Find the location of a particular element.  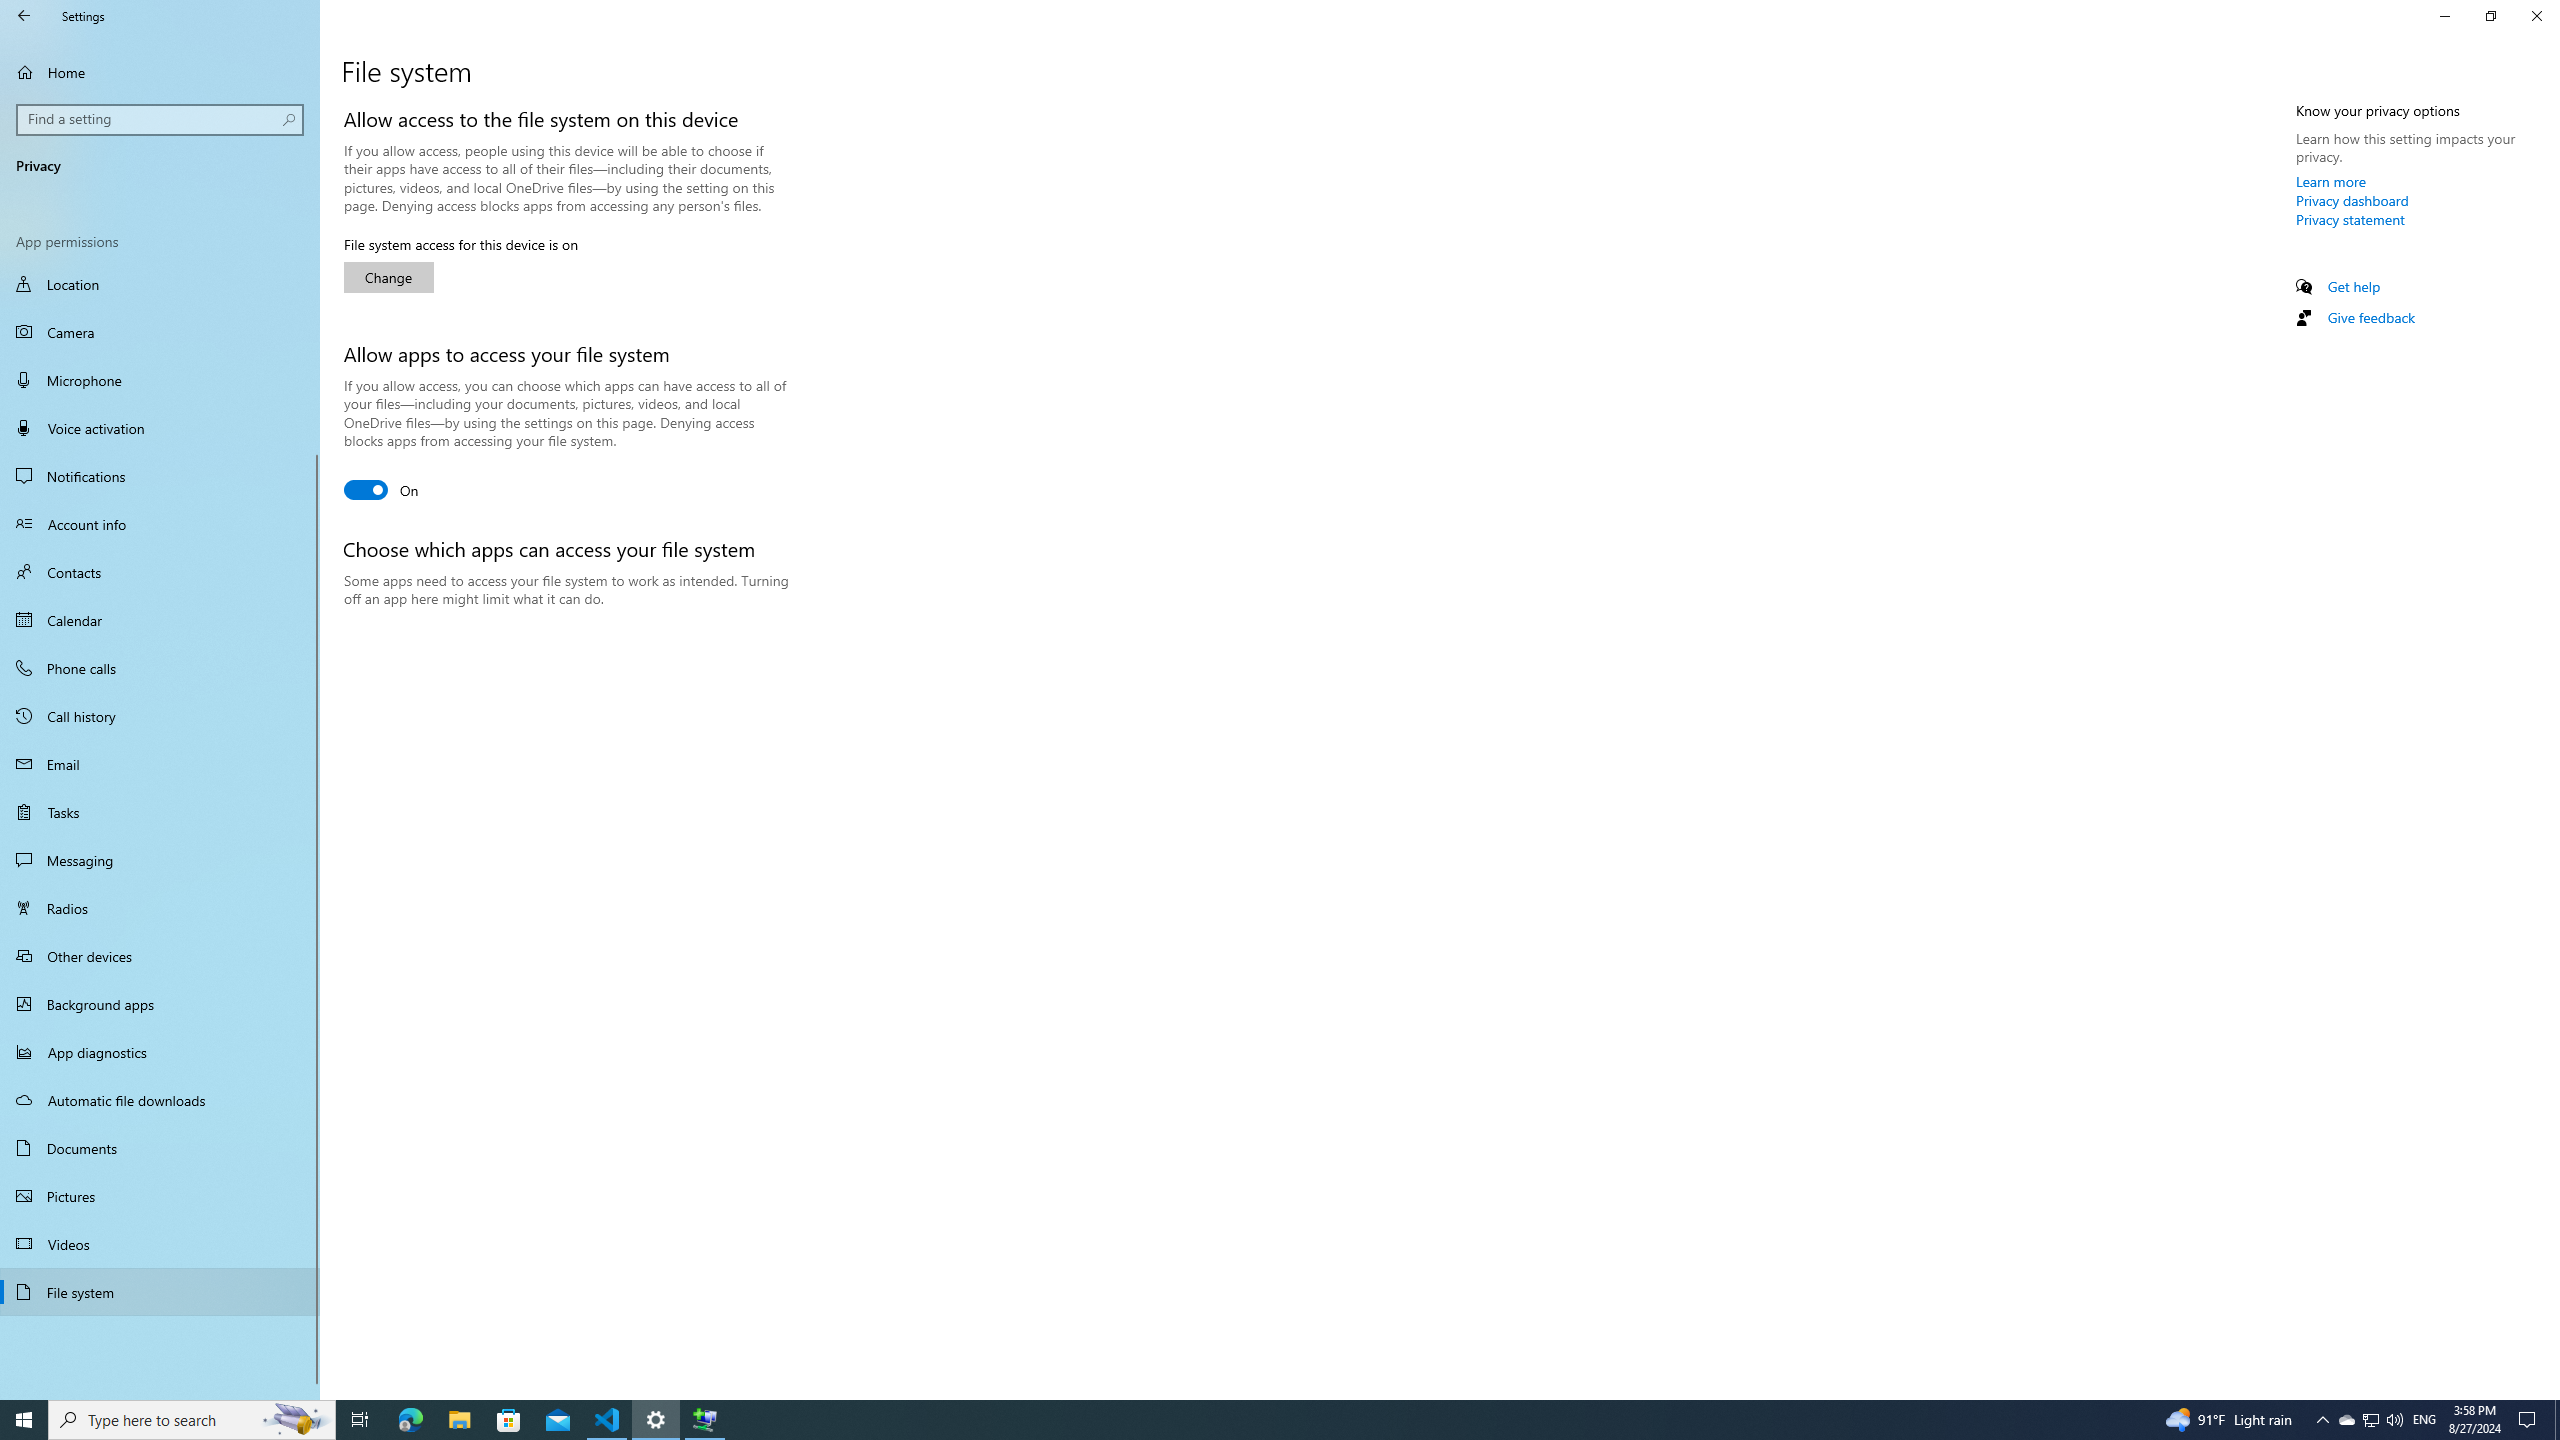

'Search box, Find a setting' is located at coordinates (160, 118).